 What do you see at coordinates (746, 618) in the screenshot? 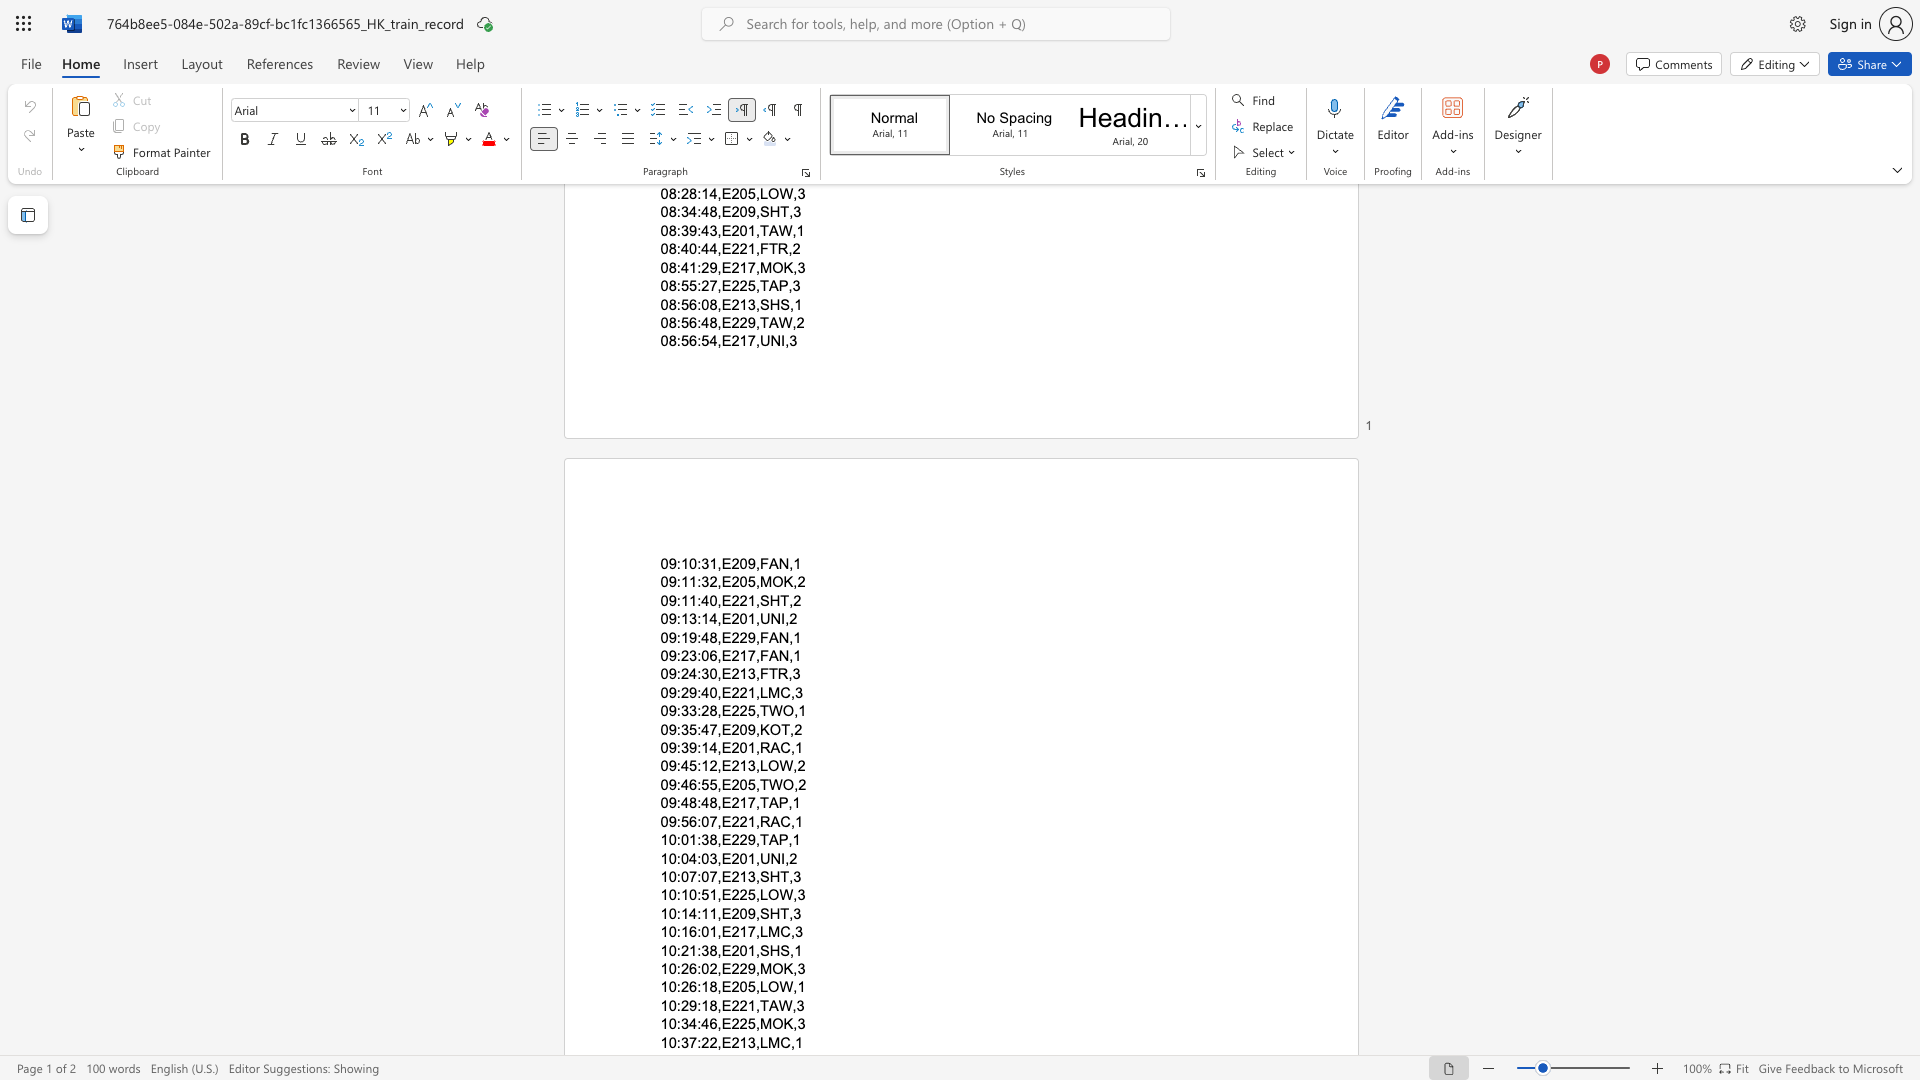
I see `the subset text "1,UNI,2" within the text "09:13:14,E201,UNI,2"` at bounding box center [746, 618].